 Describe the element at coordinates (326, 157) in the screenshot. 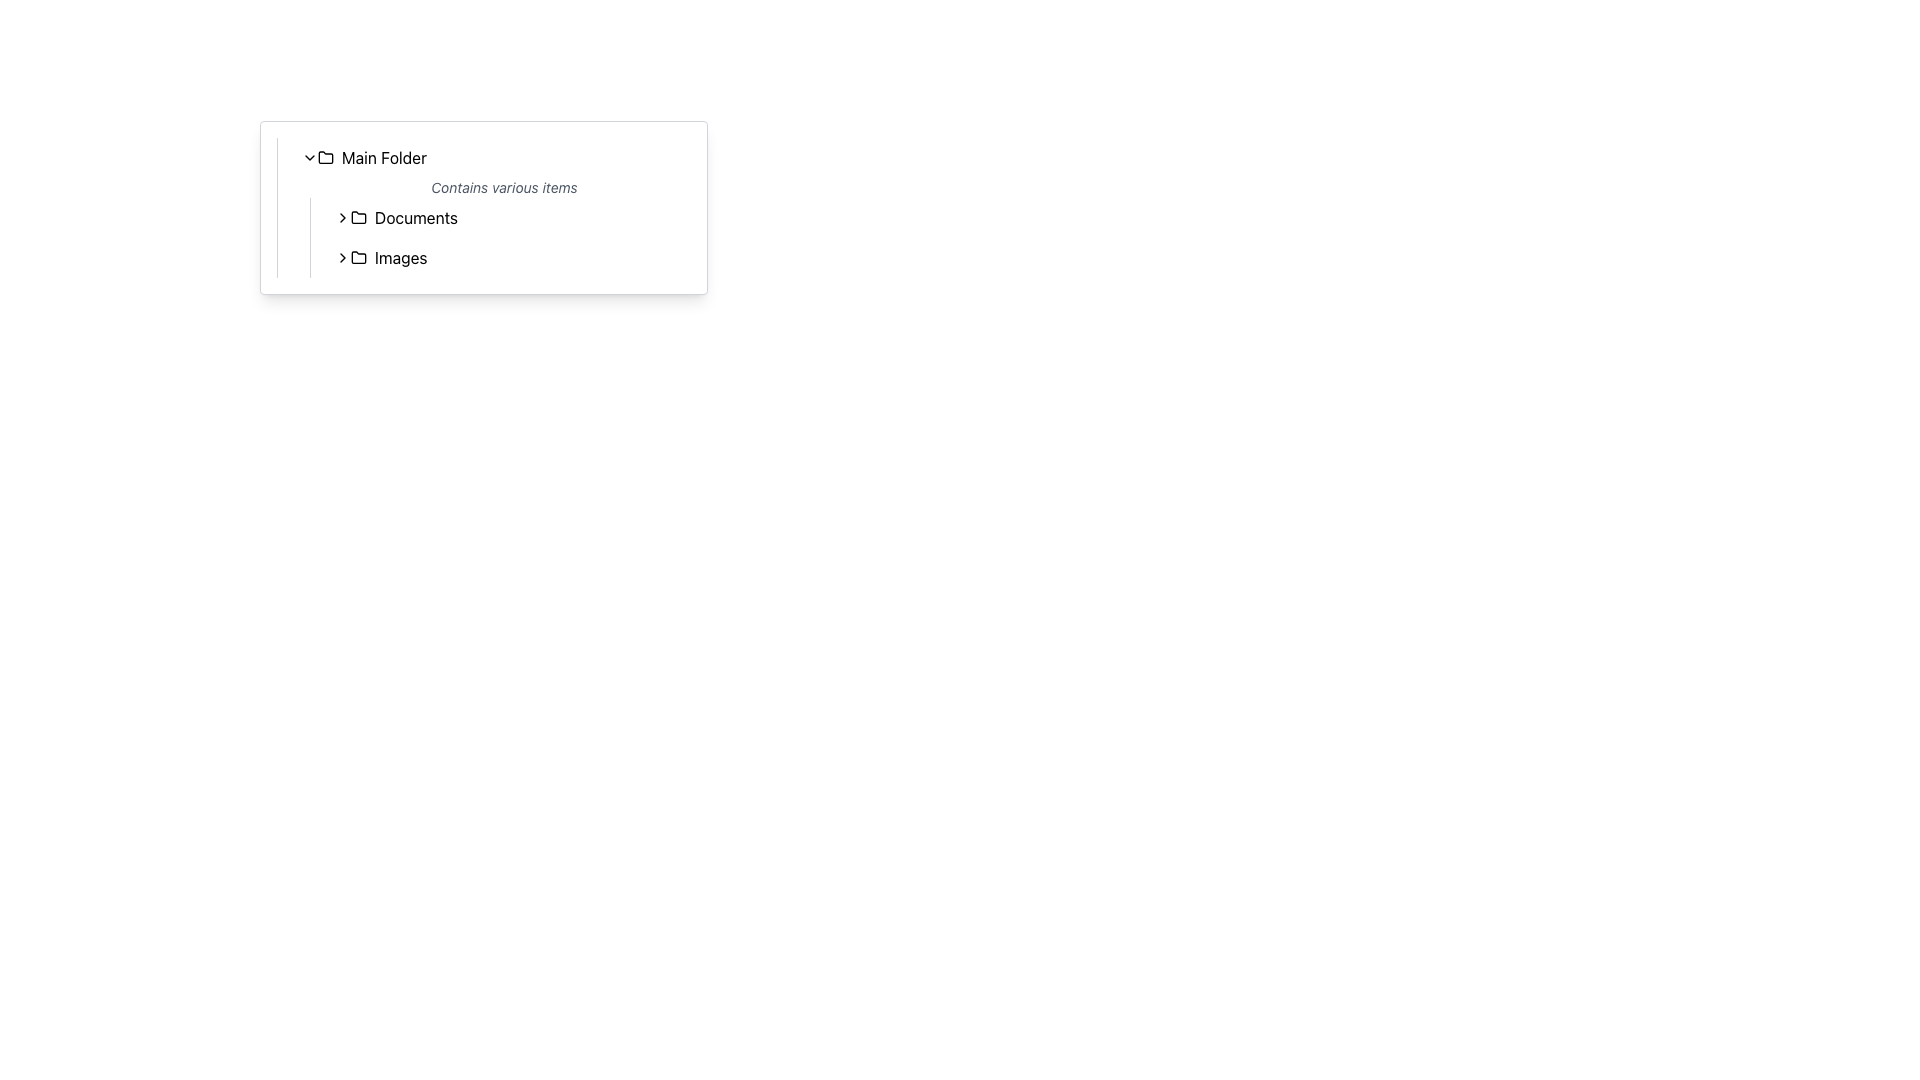

I see `the folder icon visually representing an expandable menu, located next to a chevron-down icon and the text 'Main Folder'` at that location.